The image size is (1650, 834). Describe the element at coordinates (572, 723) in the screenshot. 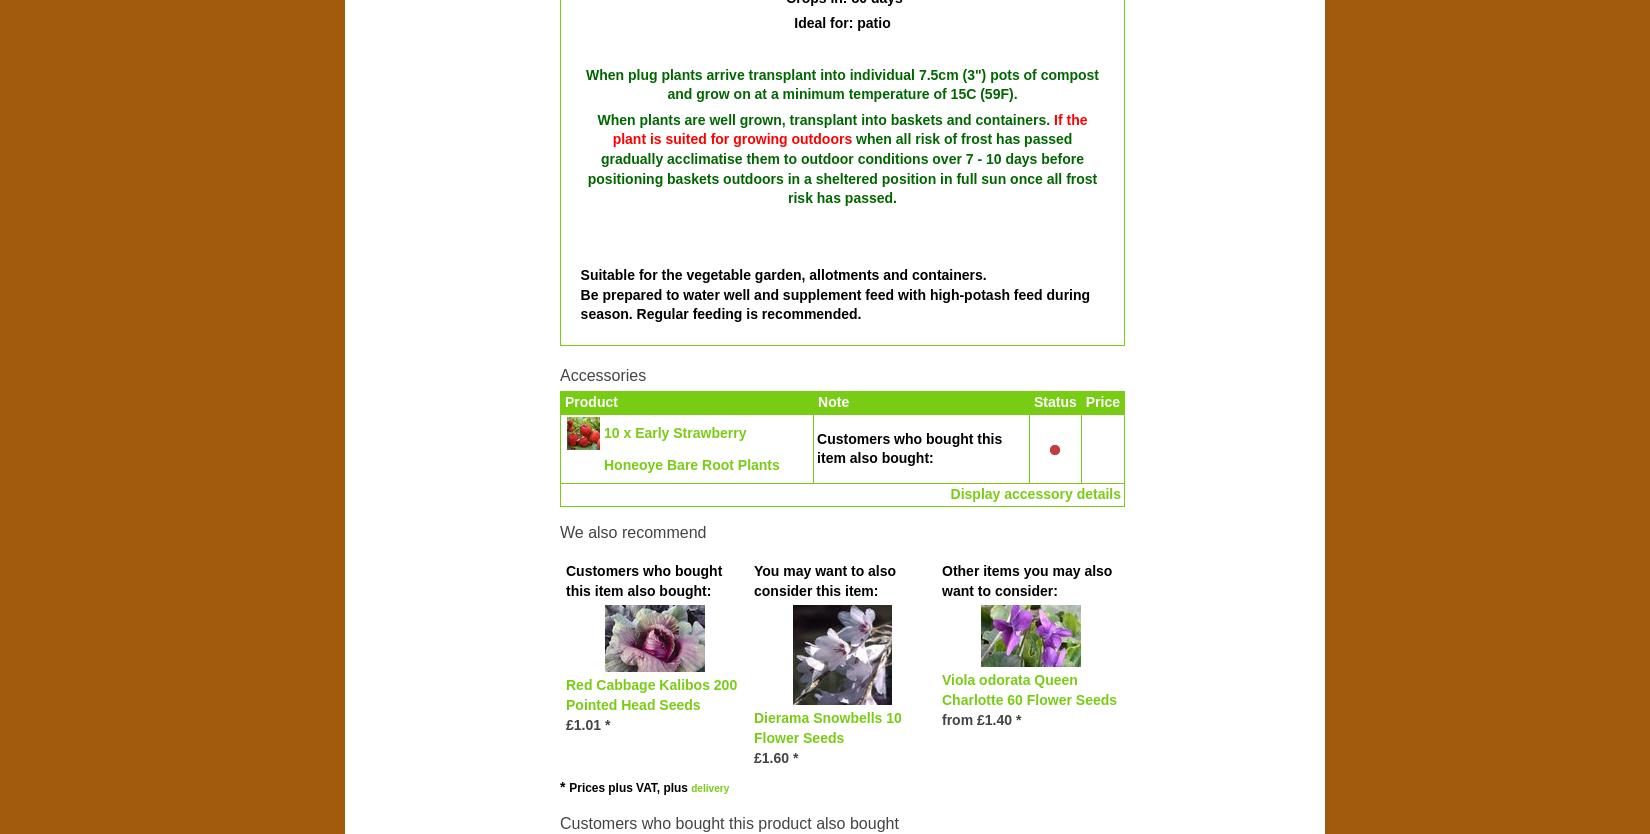

I see `'1.01'` at that location.